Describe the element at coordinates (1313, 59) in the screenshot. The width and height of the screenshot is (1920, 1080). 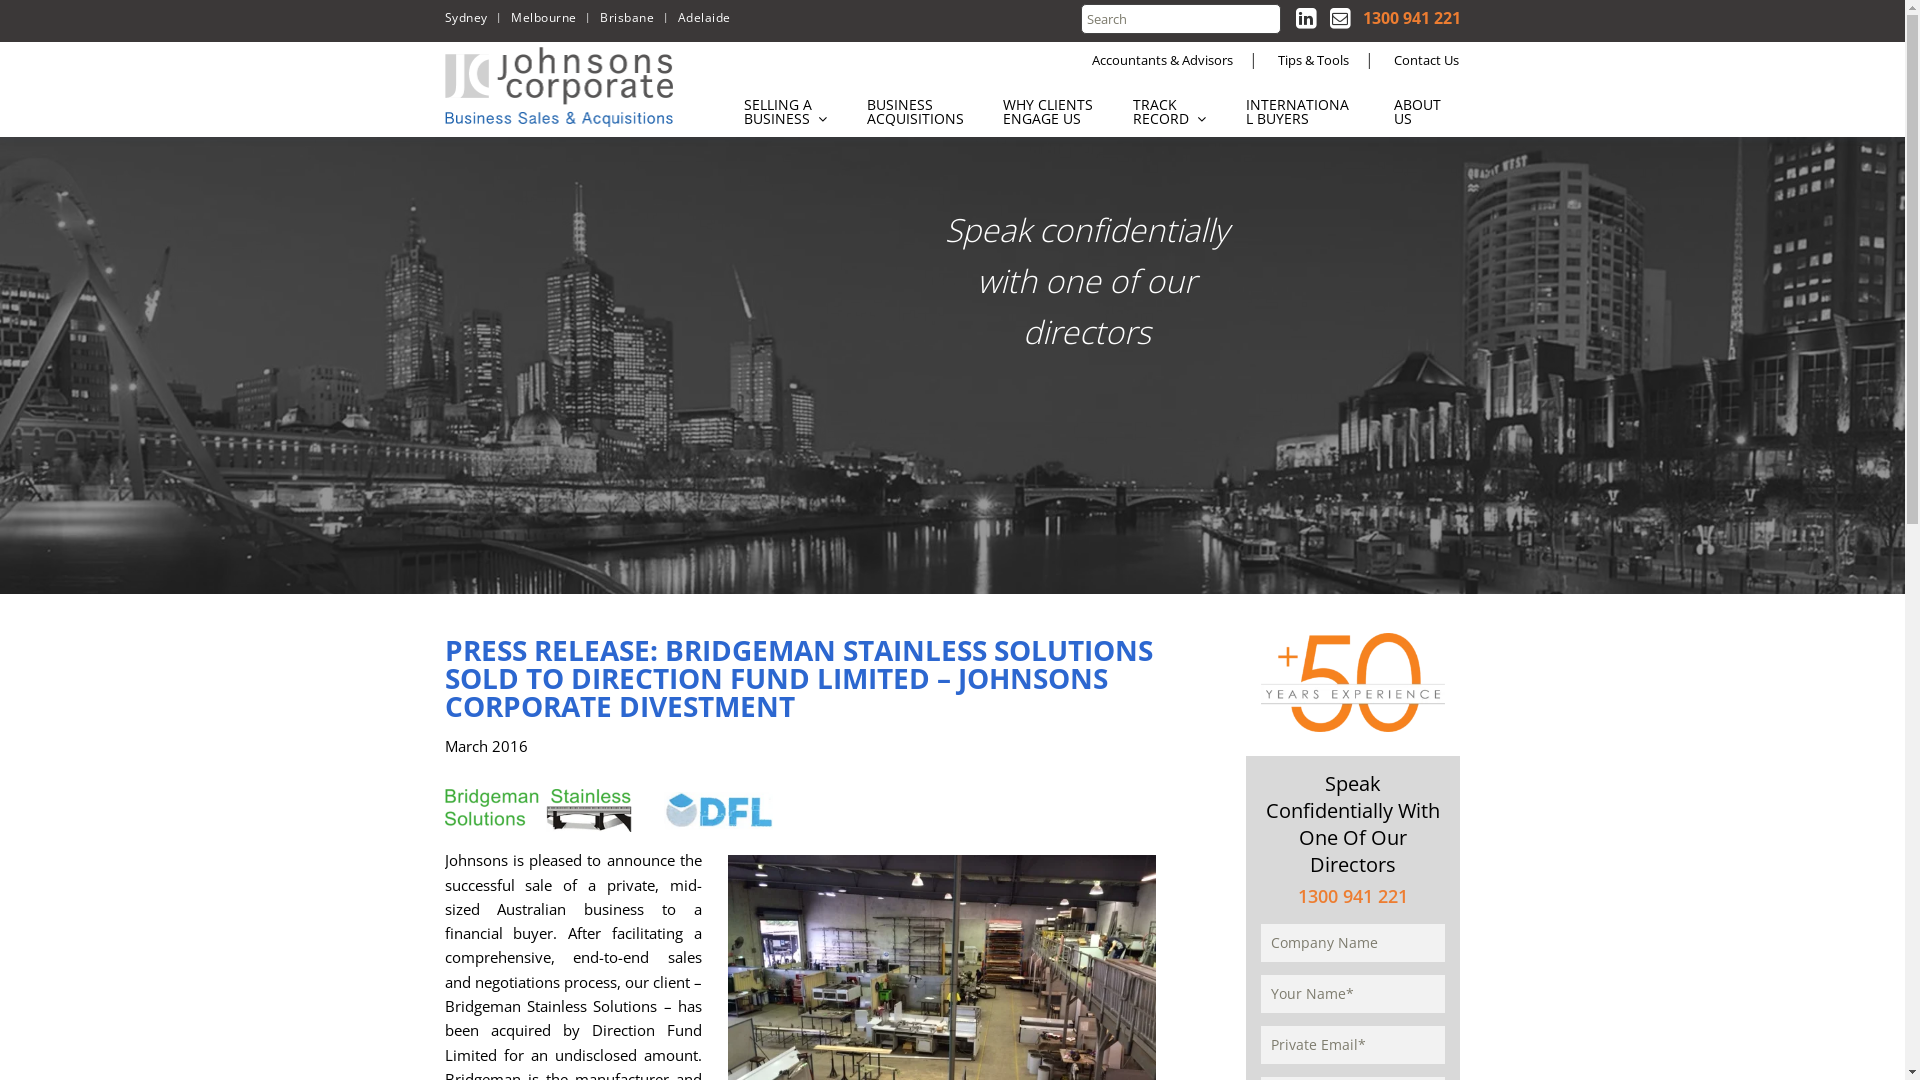
I see `'Tips & Tools'` at that location.